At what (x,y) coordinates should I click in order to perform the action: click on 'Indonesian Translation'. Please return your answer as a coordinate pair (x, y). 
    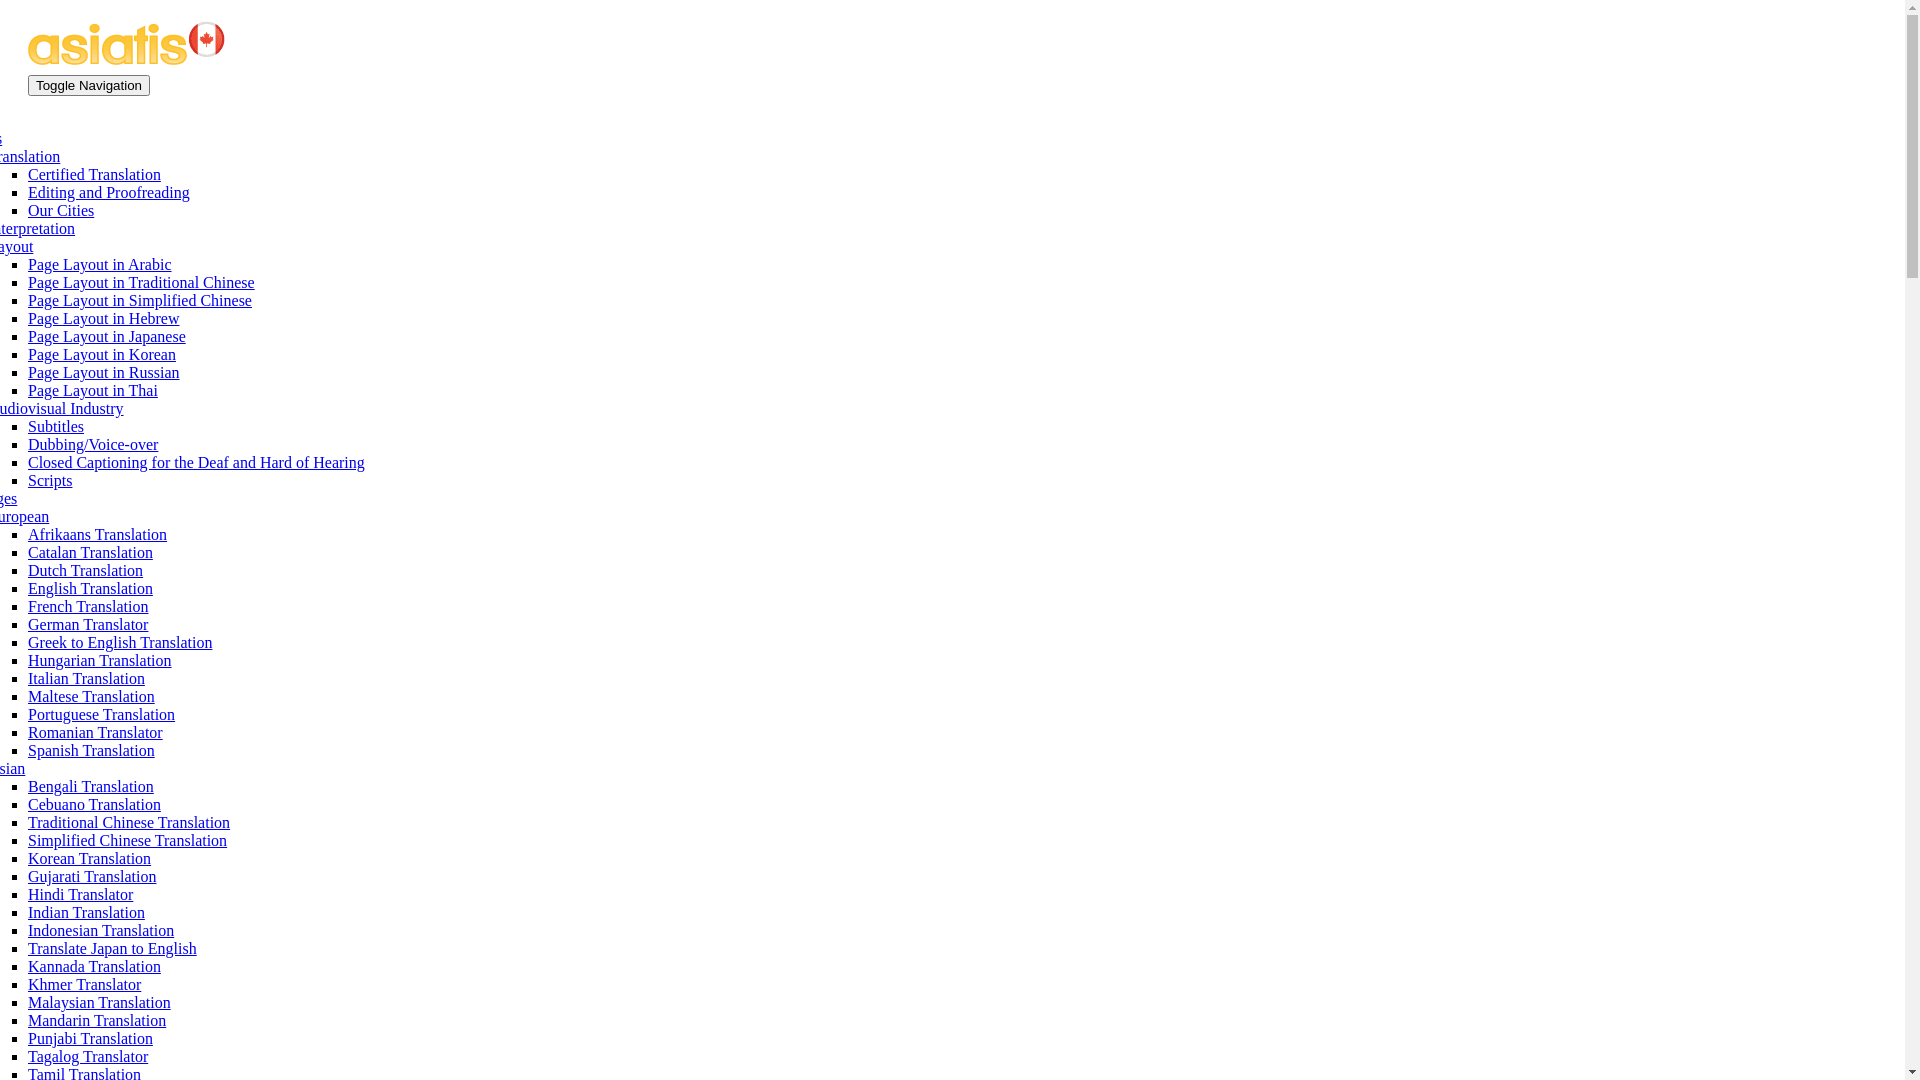
    Looking at the image, I should click on (28, 930).